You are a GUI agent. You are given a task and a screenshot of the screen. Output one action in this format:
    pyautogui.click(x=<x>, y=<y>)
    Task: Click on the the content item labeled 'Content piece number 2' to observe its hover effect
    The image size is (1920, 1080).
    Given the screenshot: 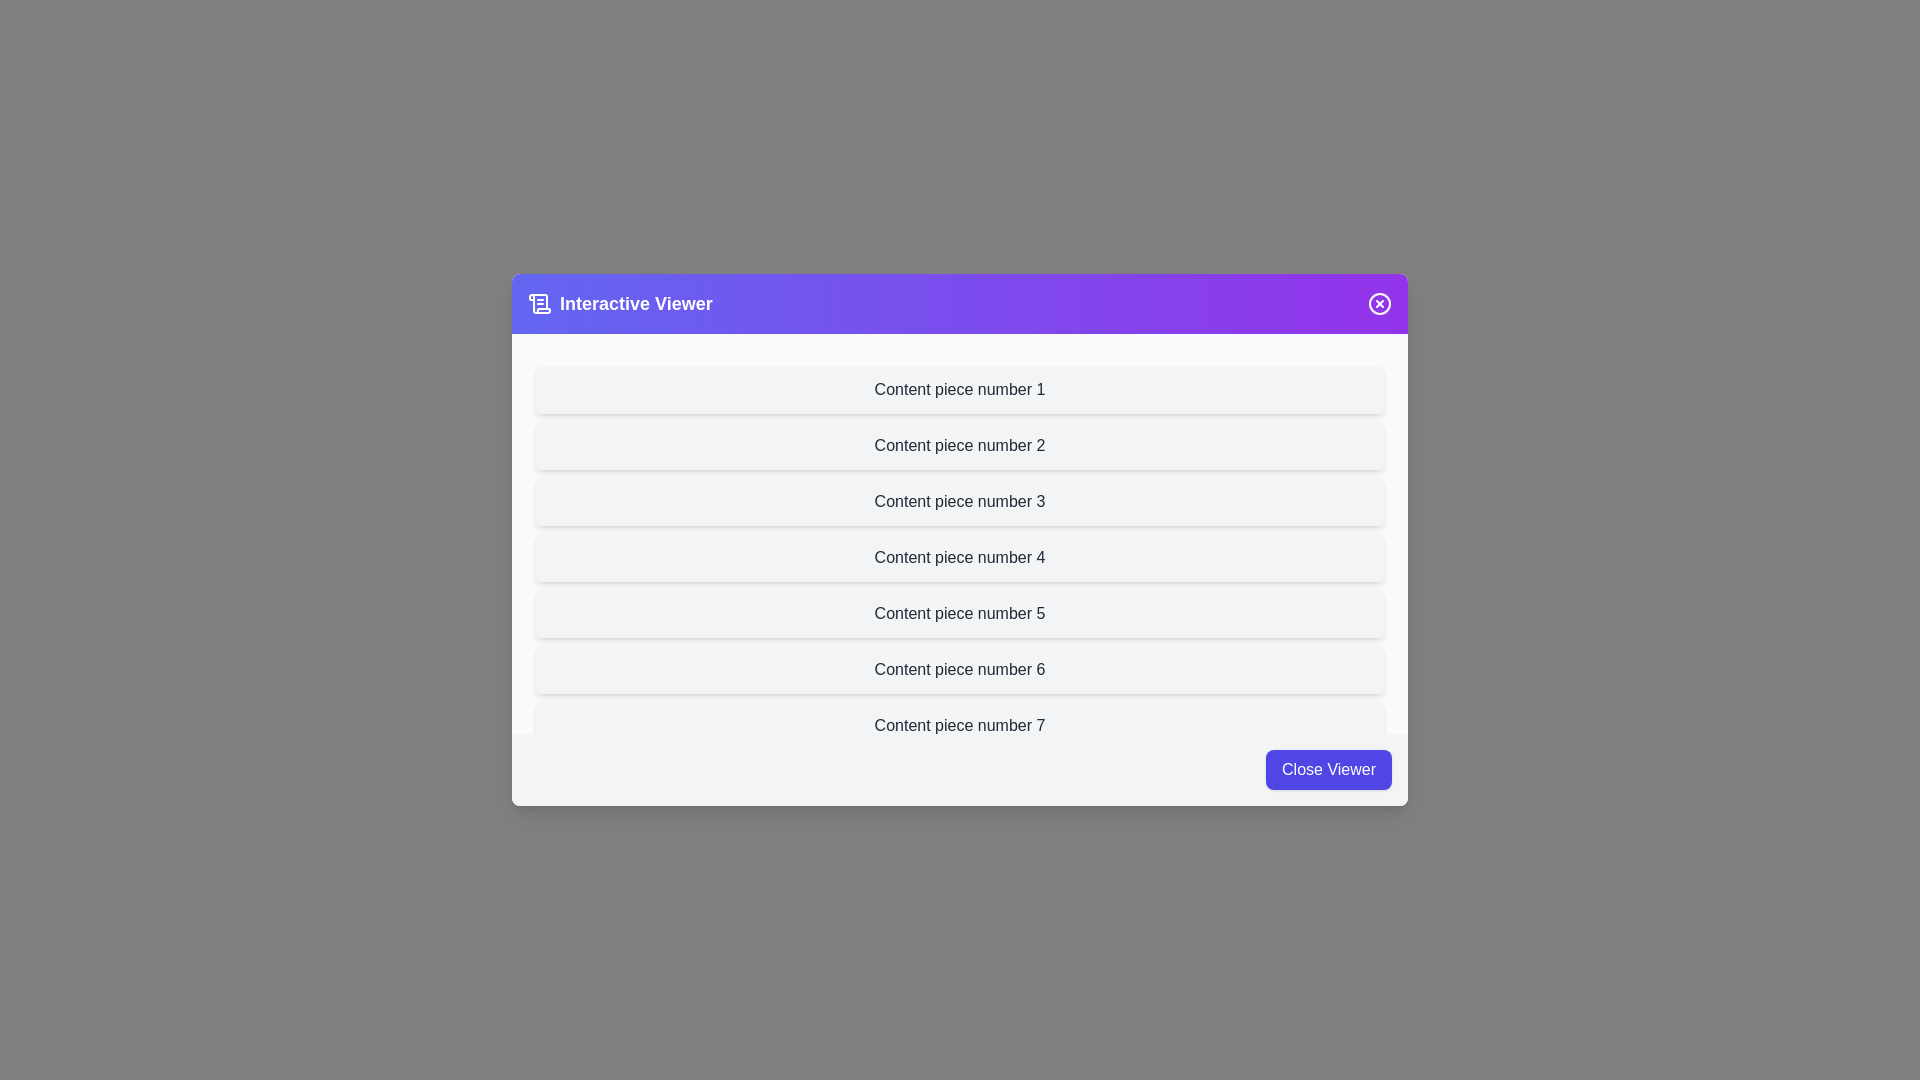 What is the action you would take?
    pyautogui.click(x=960, y=445)
    